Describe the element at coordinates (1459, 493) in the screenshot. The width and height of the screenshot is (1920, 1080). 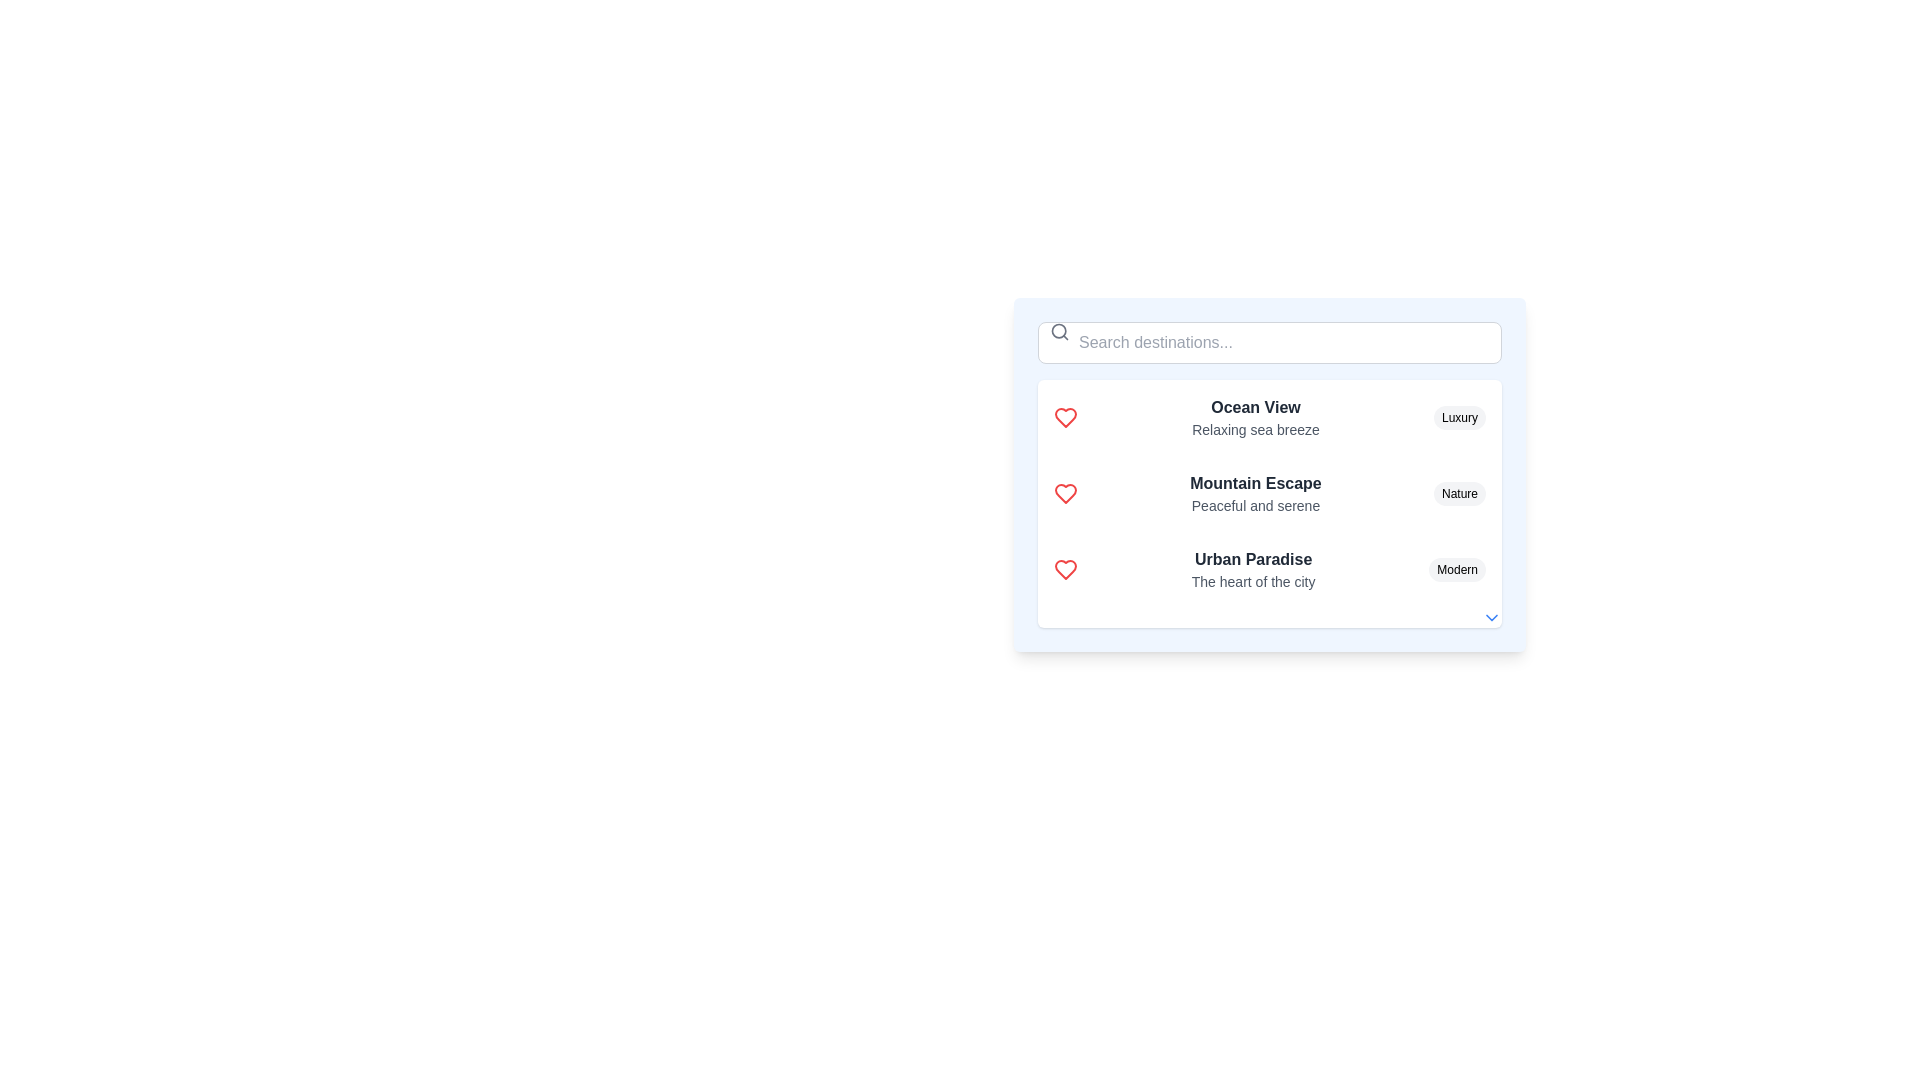
I see `the small, rounded rectangular badge labeled 'Nature' with a light gray background, located at the end of the middle row of item cards, to the right of the text 'Mountain Escape'` at that location.